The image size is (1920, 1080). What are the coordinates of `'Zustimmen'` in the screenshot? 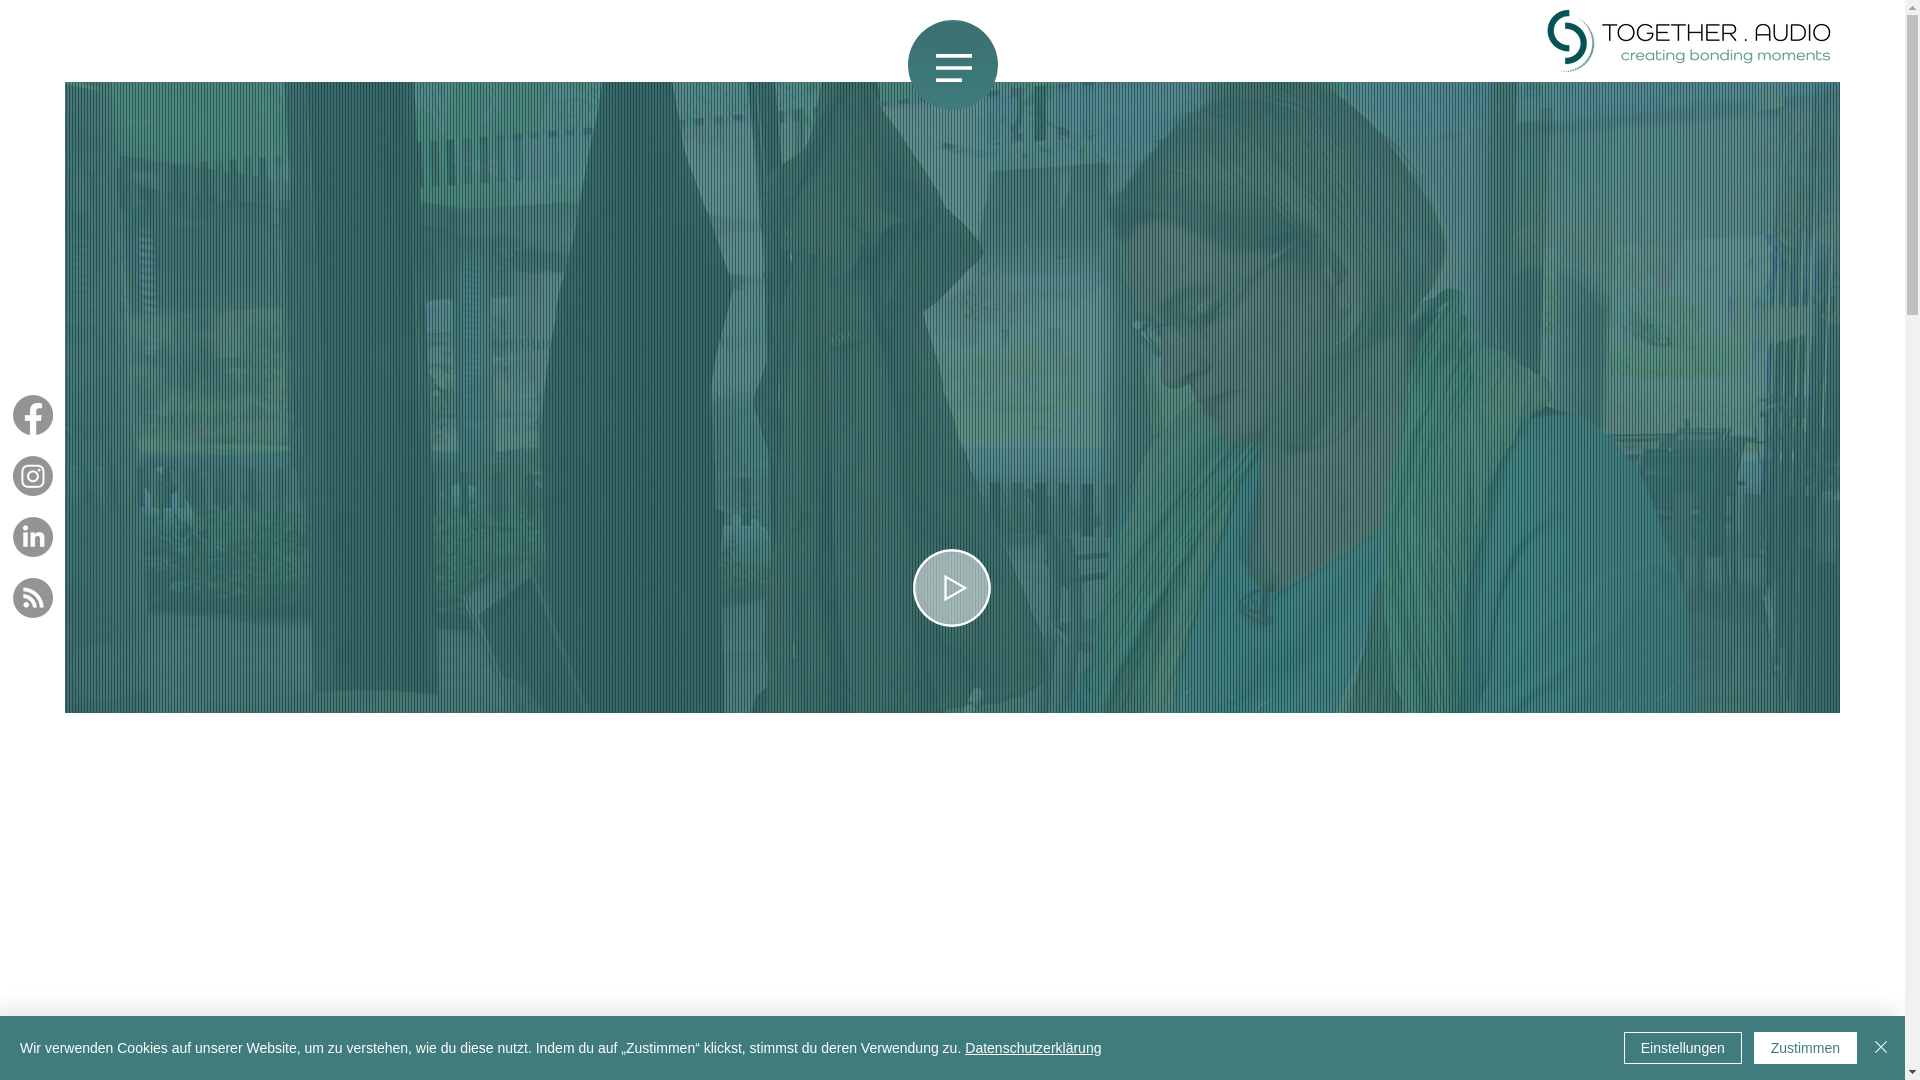 It's located at (1805, 1047).